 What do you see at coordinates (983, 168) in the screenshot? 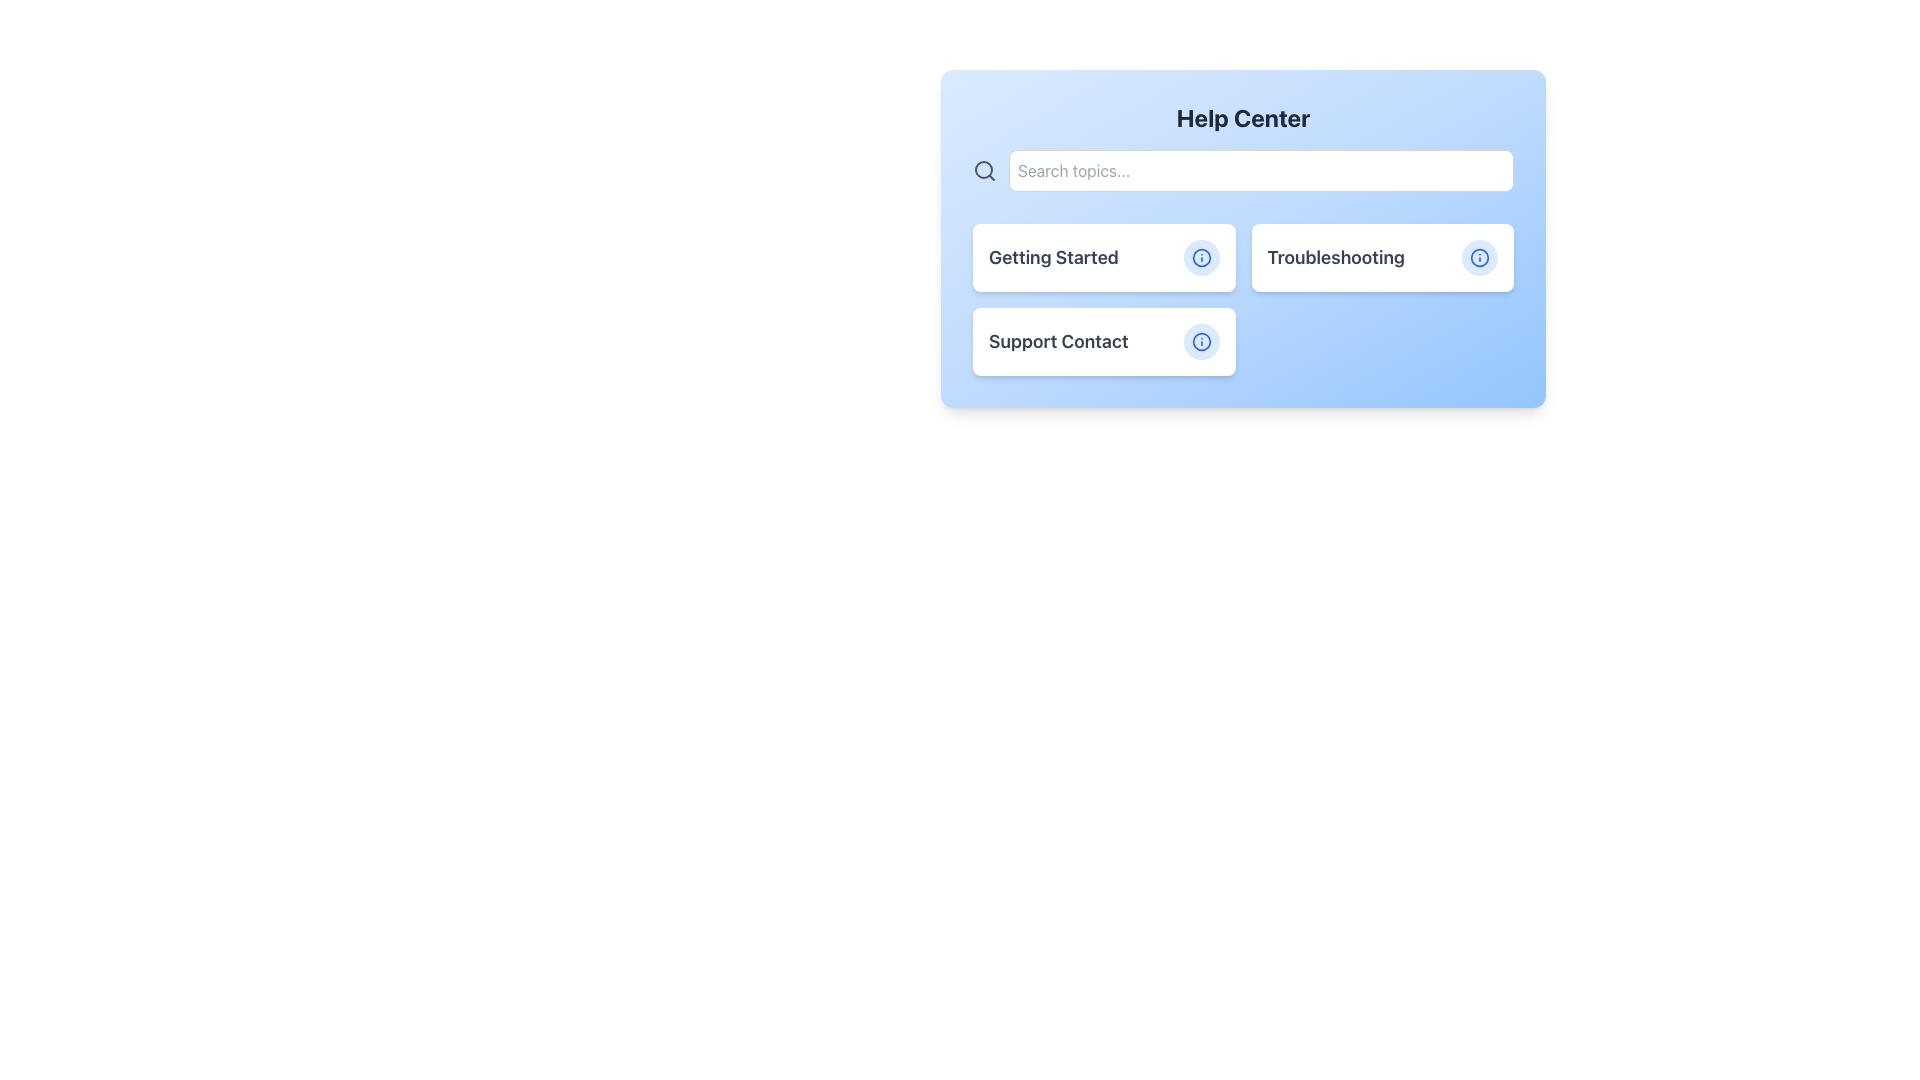
I see `the circular part of the magnifying glass icon, which is styled with a white fill and a thin border, located to the left of the search bar in the top-center section of the interface` at bounding box center [983, 168].